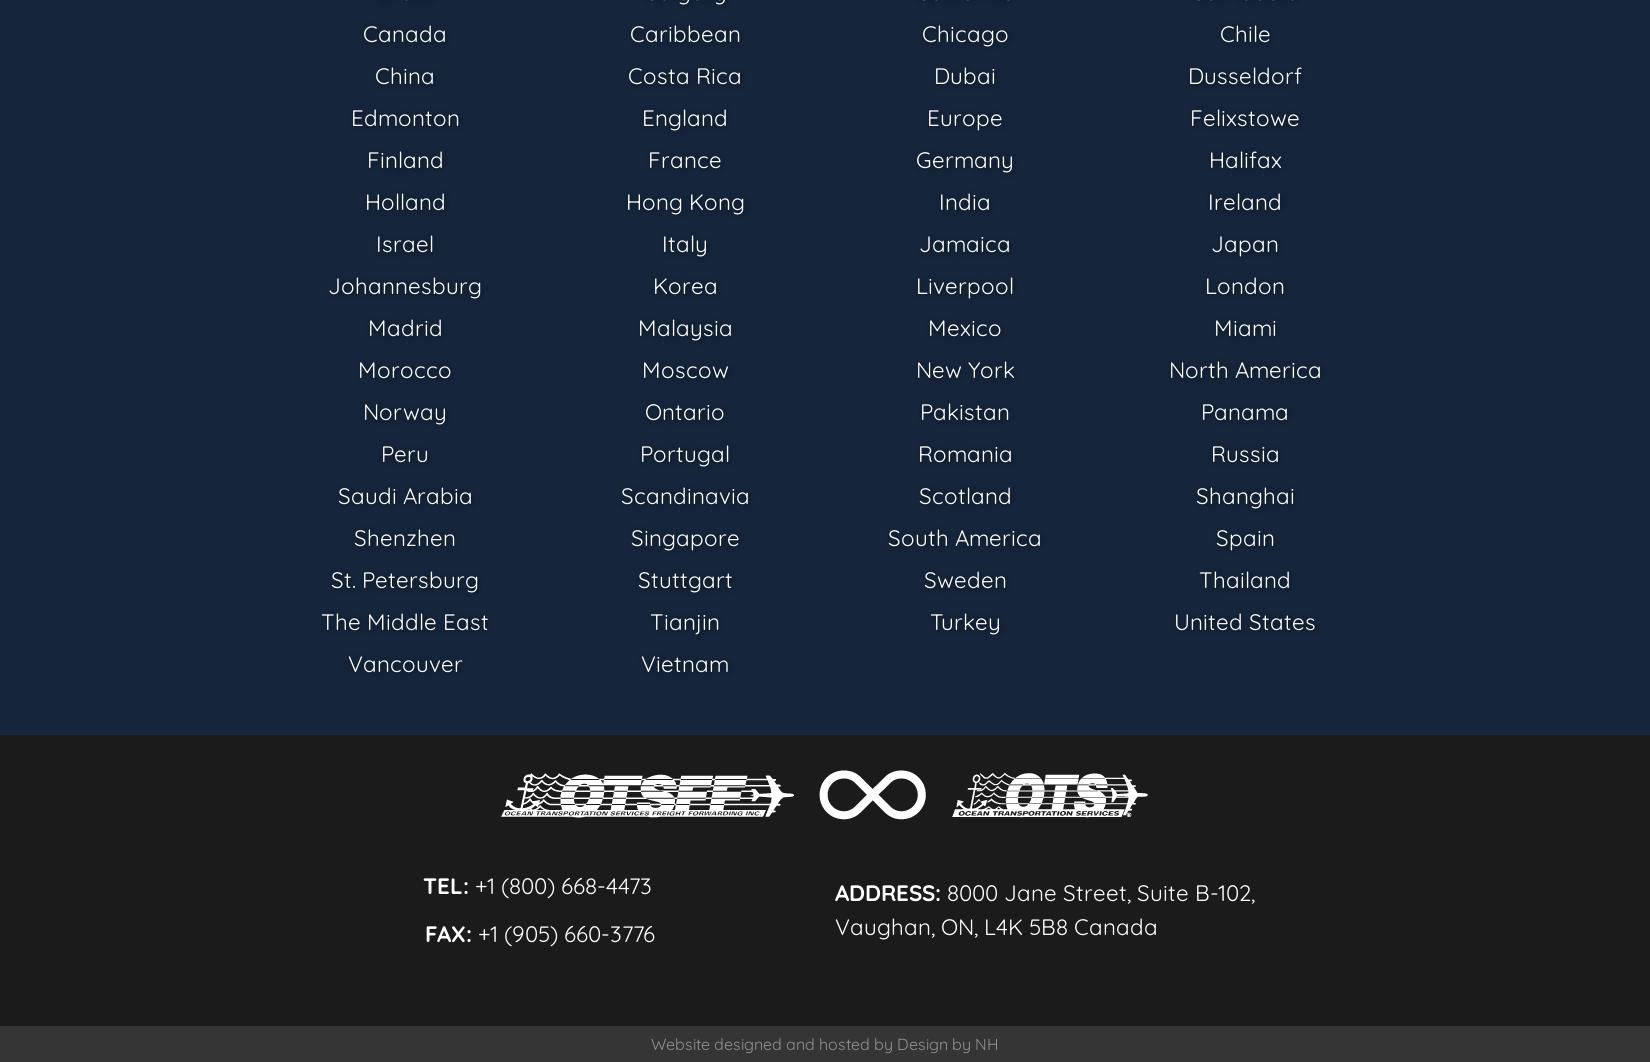 This screenshot has height=1062, width=1650. Describe the element at coordinates (444, 883) in the screenshot. I see `'TEL:'` at that location.